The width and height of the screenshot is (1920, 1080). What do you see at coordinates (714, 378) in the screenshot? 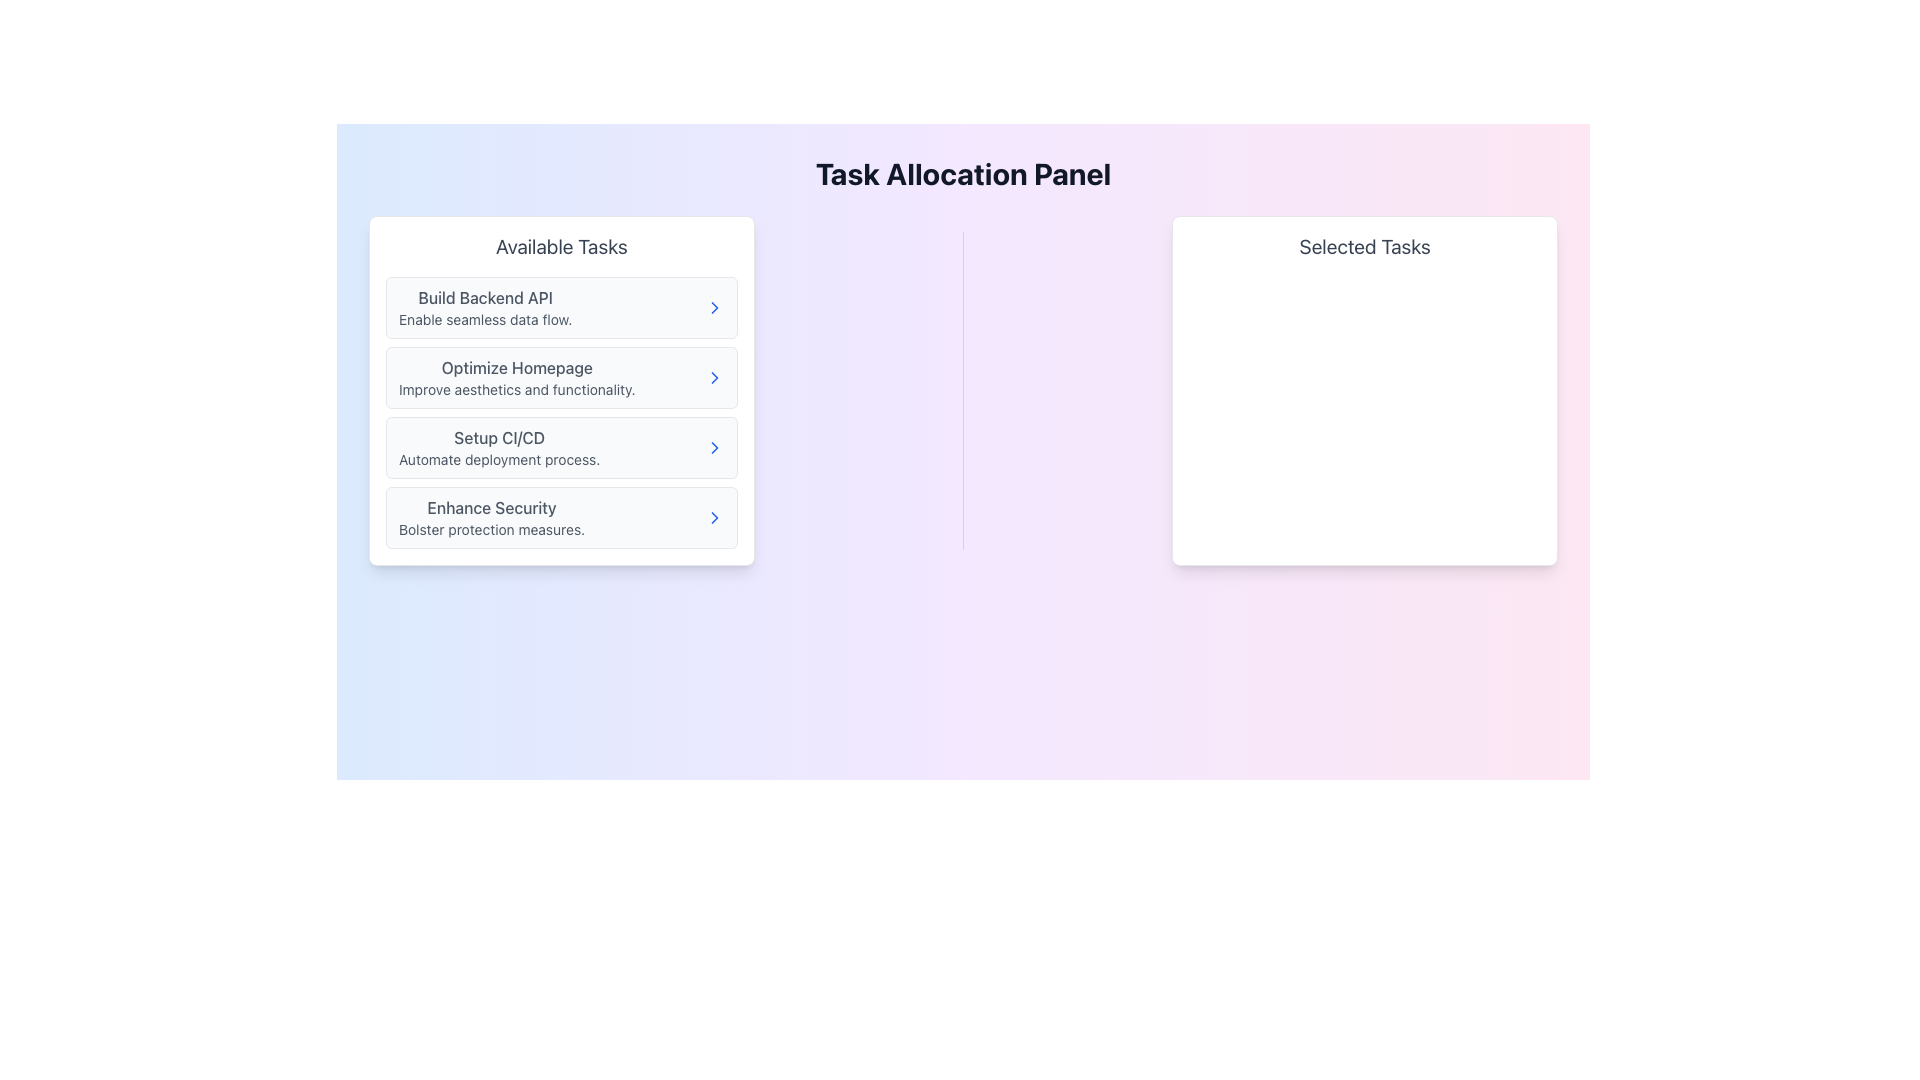
I see `the second arrow icon under 'Available Tasks' for the 'Optimize Homepage' task` at bounding box center [714, 378].